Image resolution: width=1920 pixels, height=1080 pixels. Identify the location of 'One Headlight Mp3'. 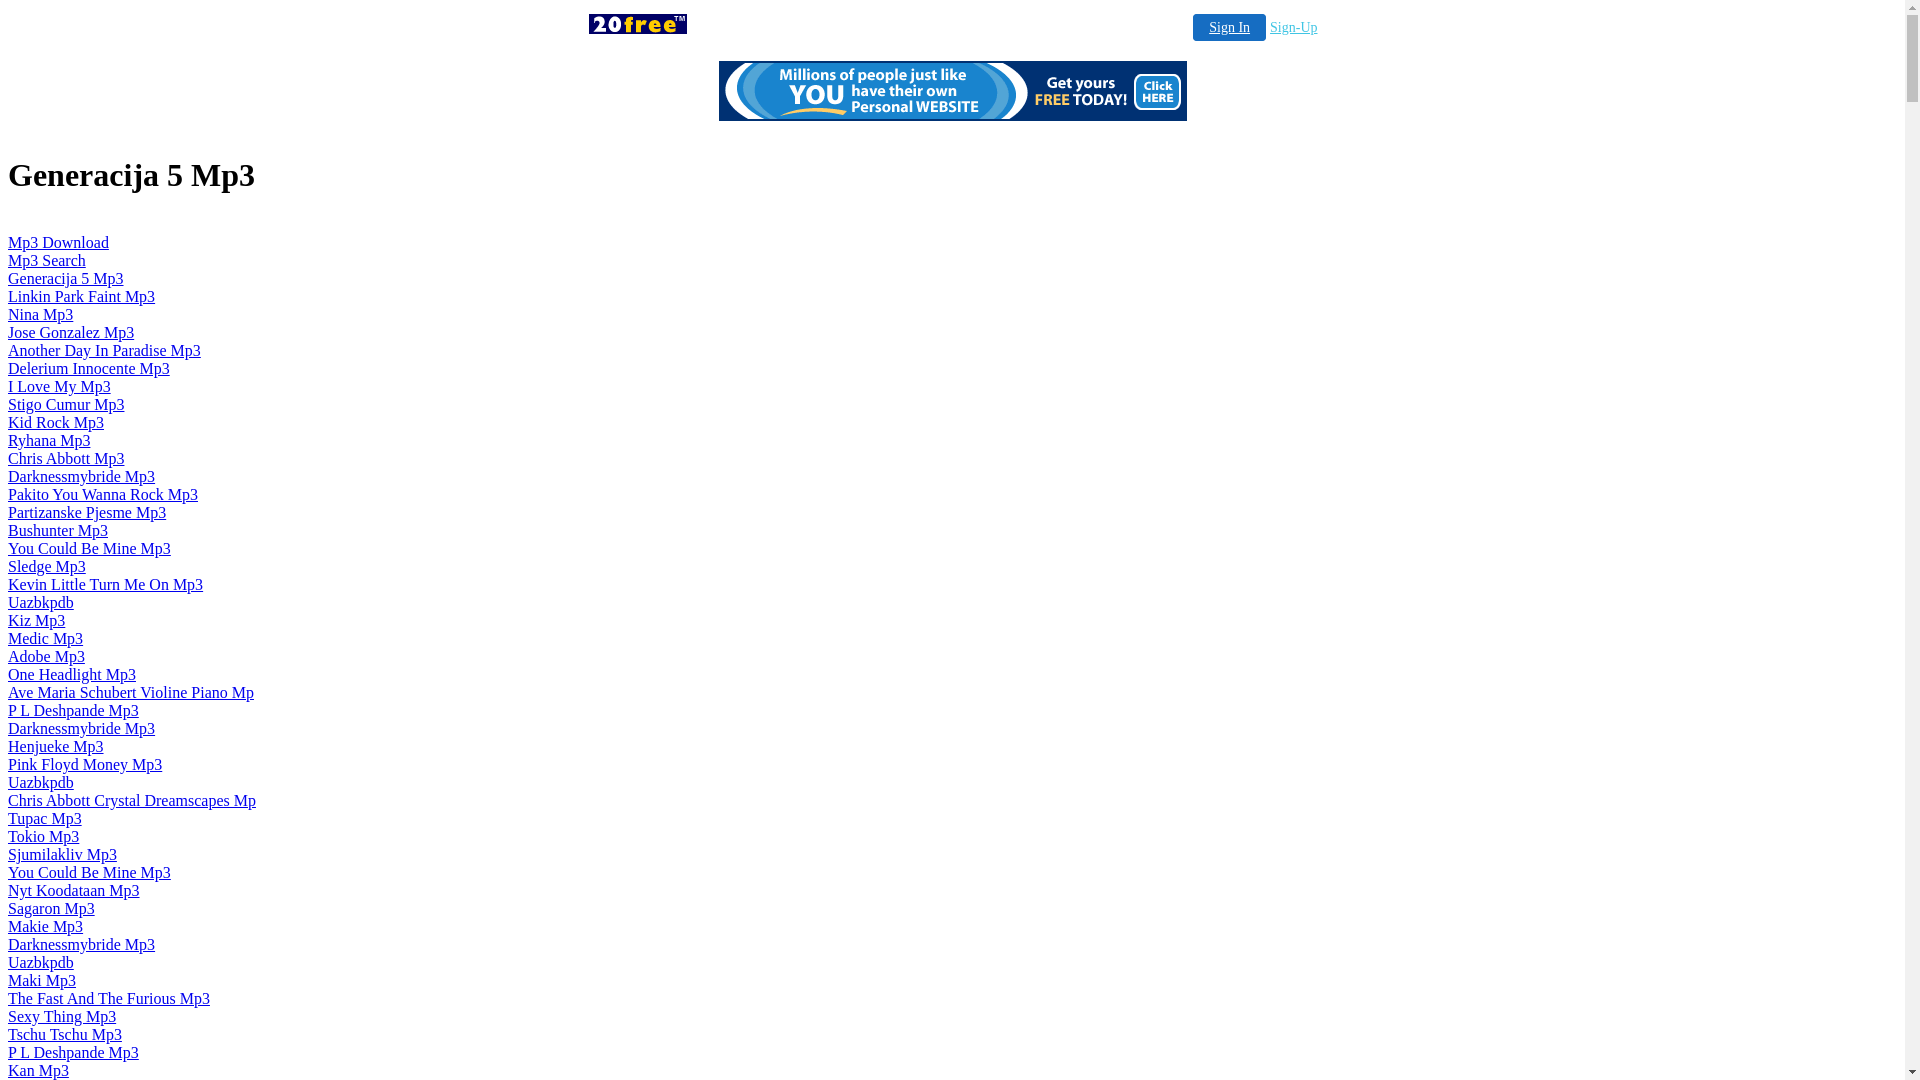
(8, 674).